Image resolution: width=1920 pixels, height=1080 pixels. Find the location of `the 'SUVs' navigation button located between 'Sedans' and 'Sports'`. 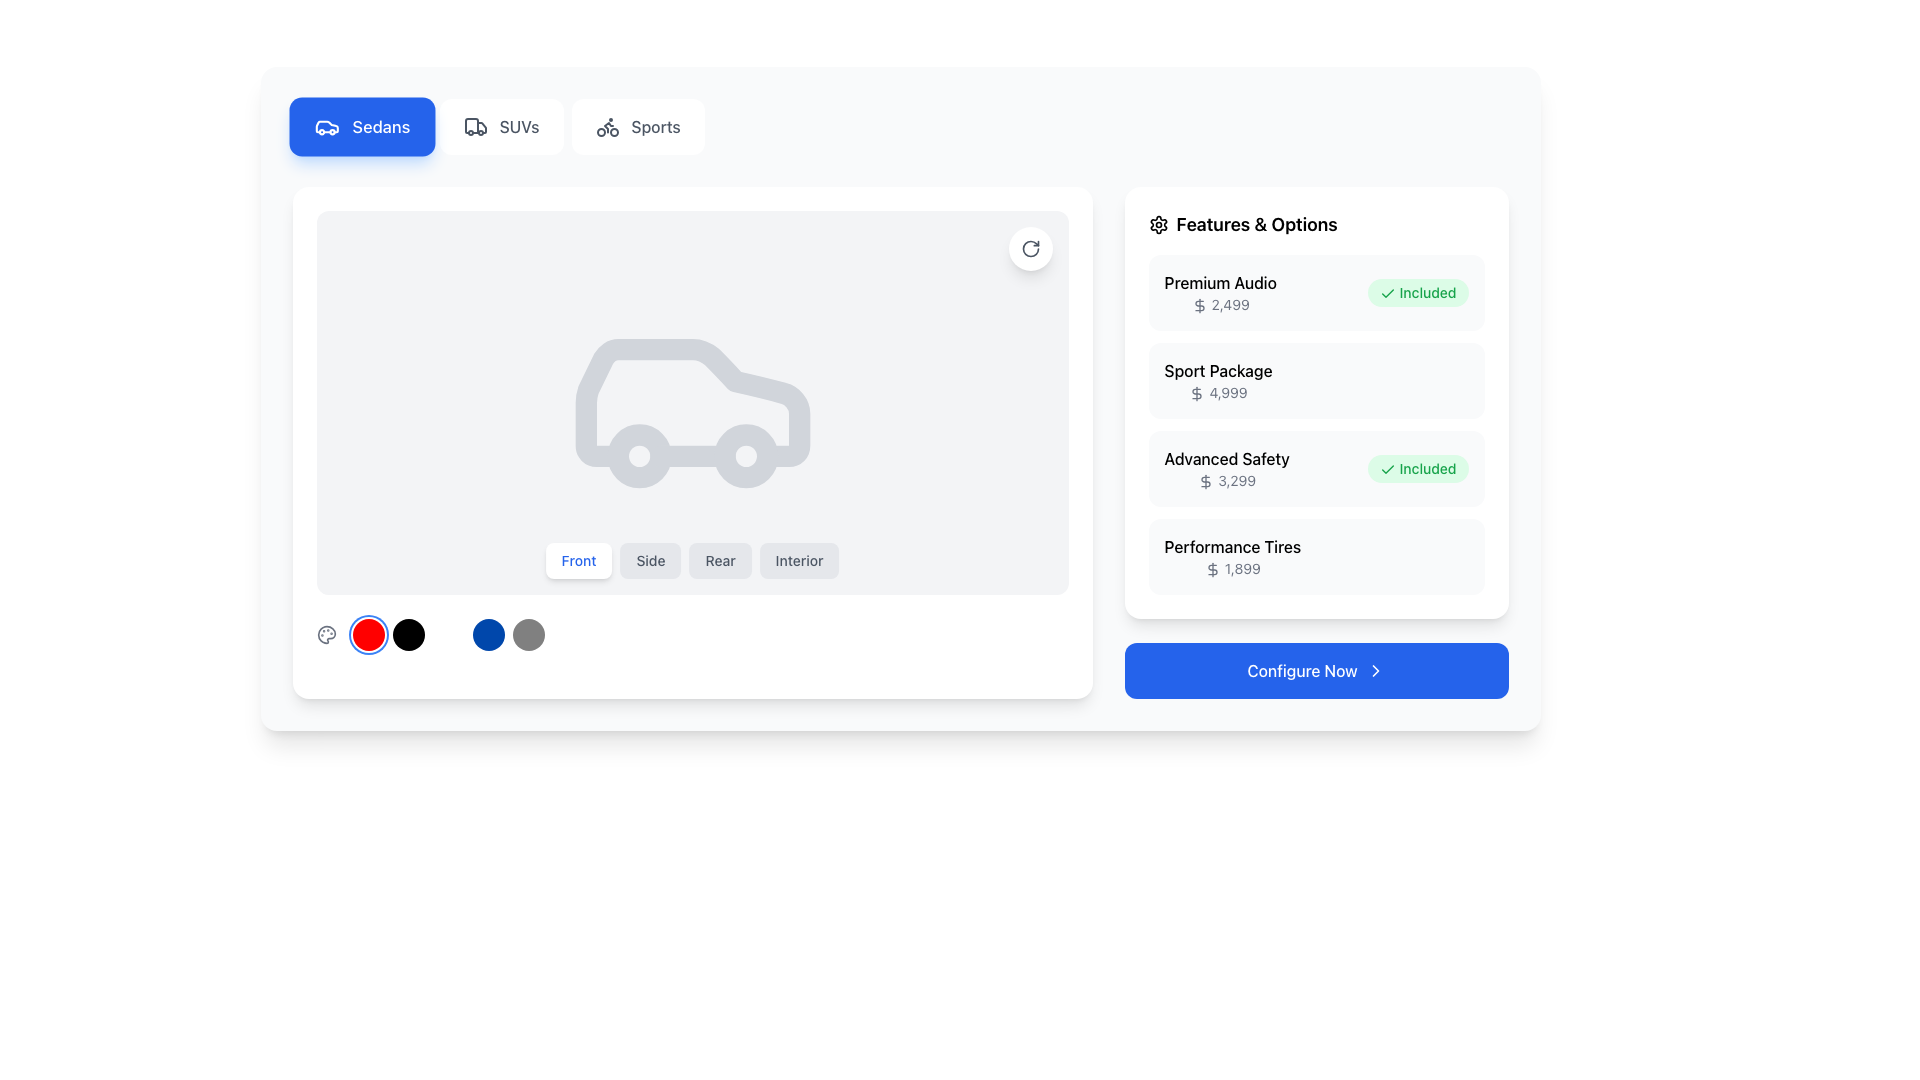

the 'SUVs' navigation button located between 'Sedans' and 'Sports' is located at coordinates (498, 127).